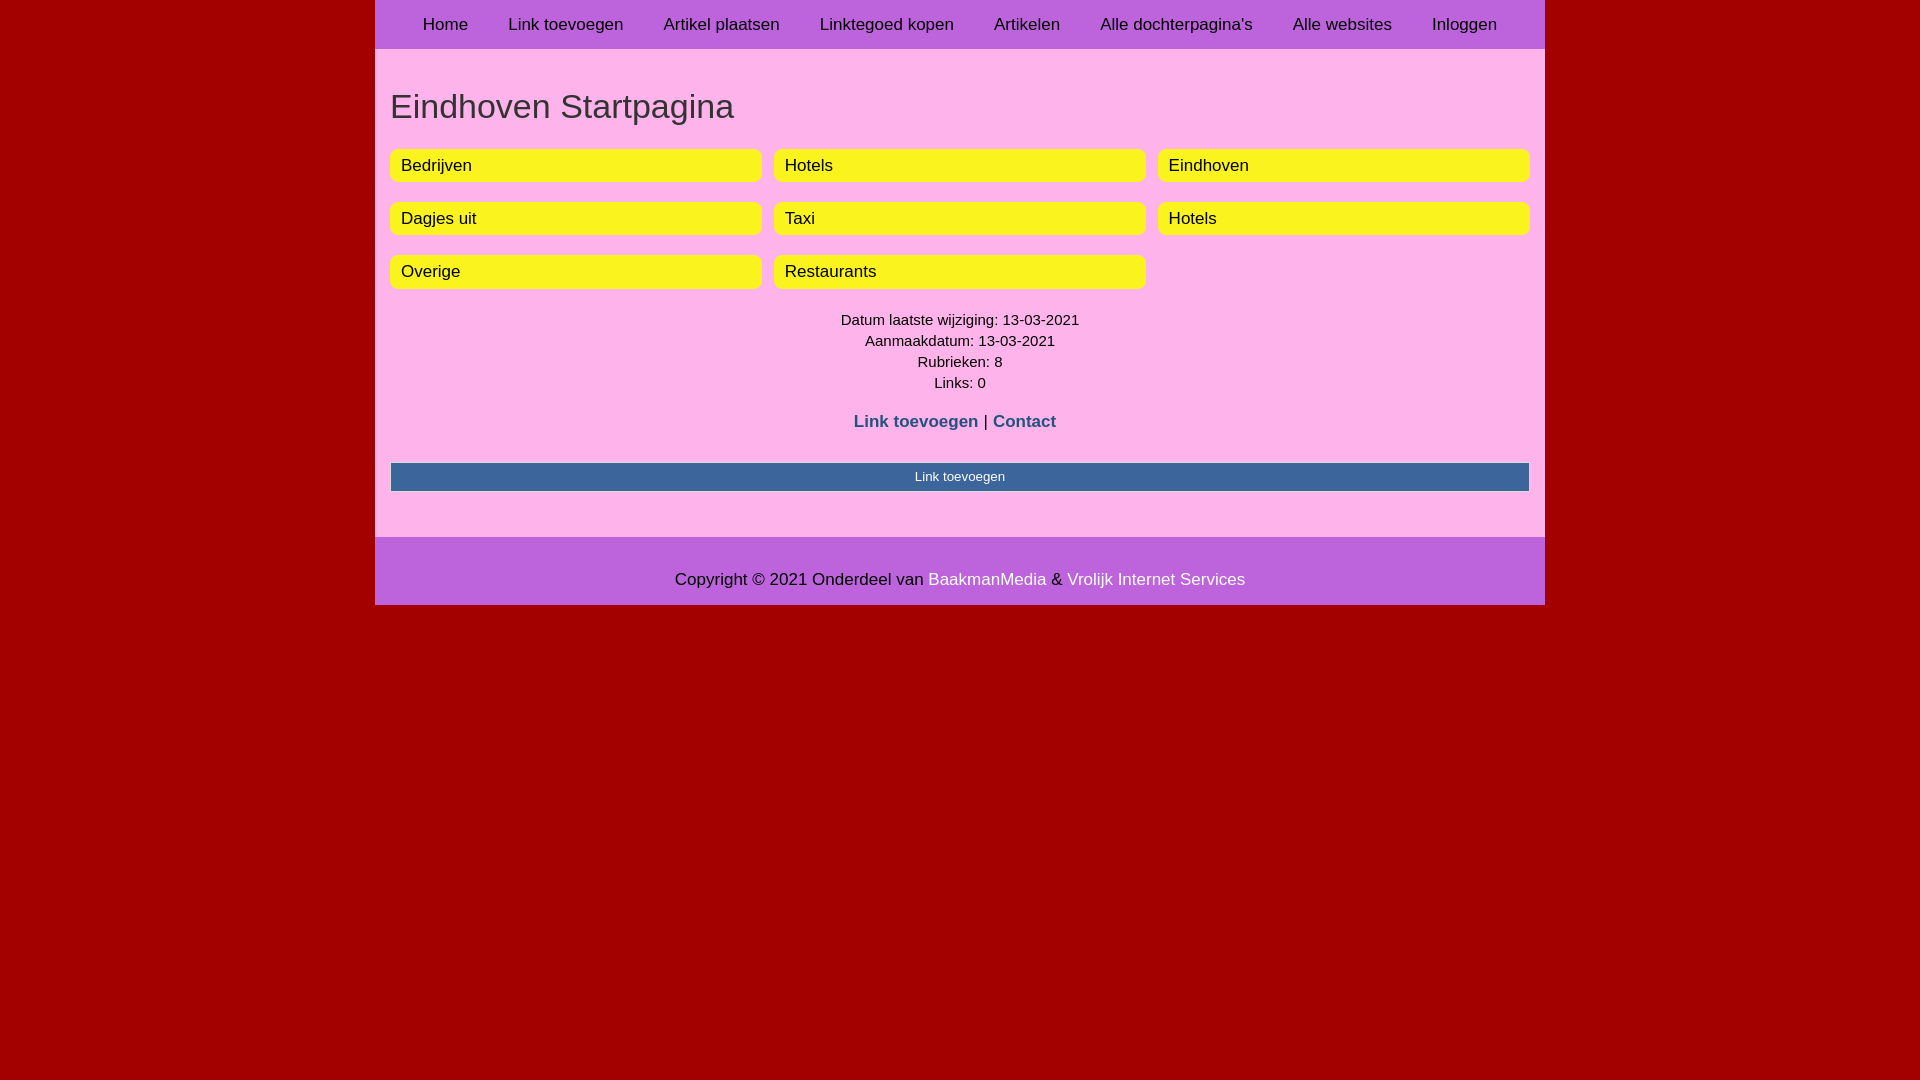  Describe the element at coordinates (974, 24) in the screenshot. I see `'Artikelen'` at that location.